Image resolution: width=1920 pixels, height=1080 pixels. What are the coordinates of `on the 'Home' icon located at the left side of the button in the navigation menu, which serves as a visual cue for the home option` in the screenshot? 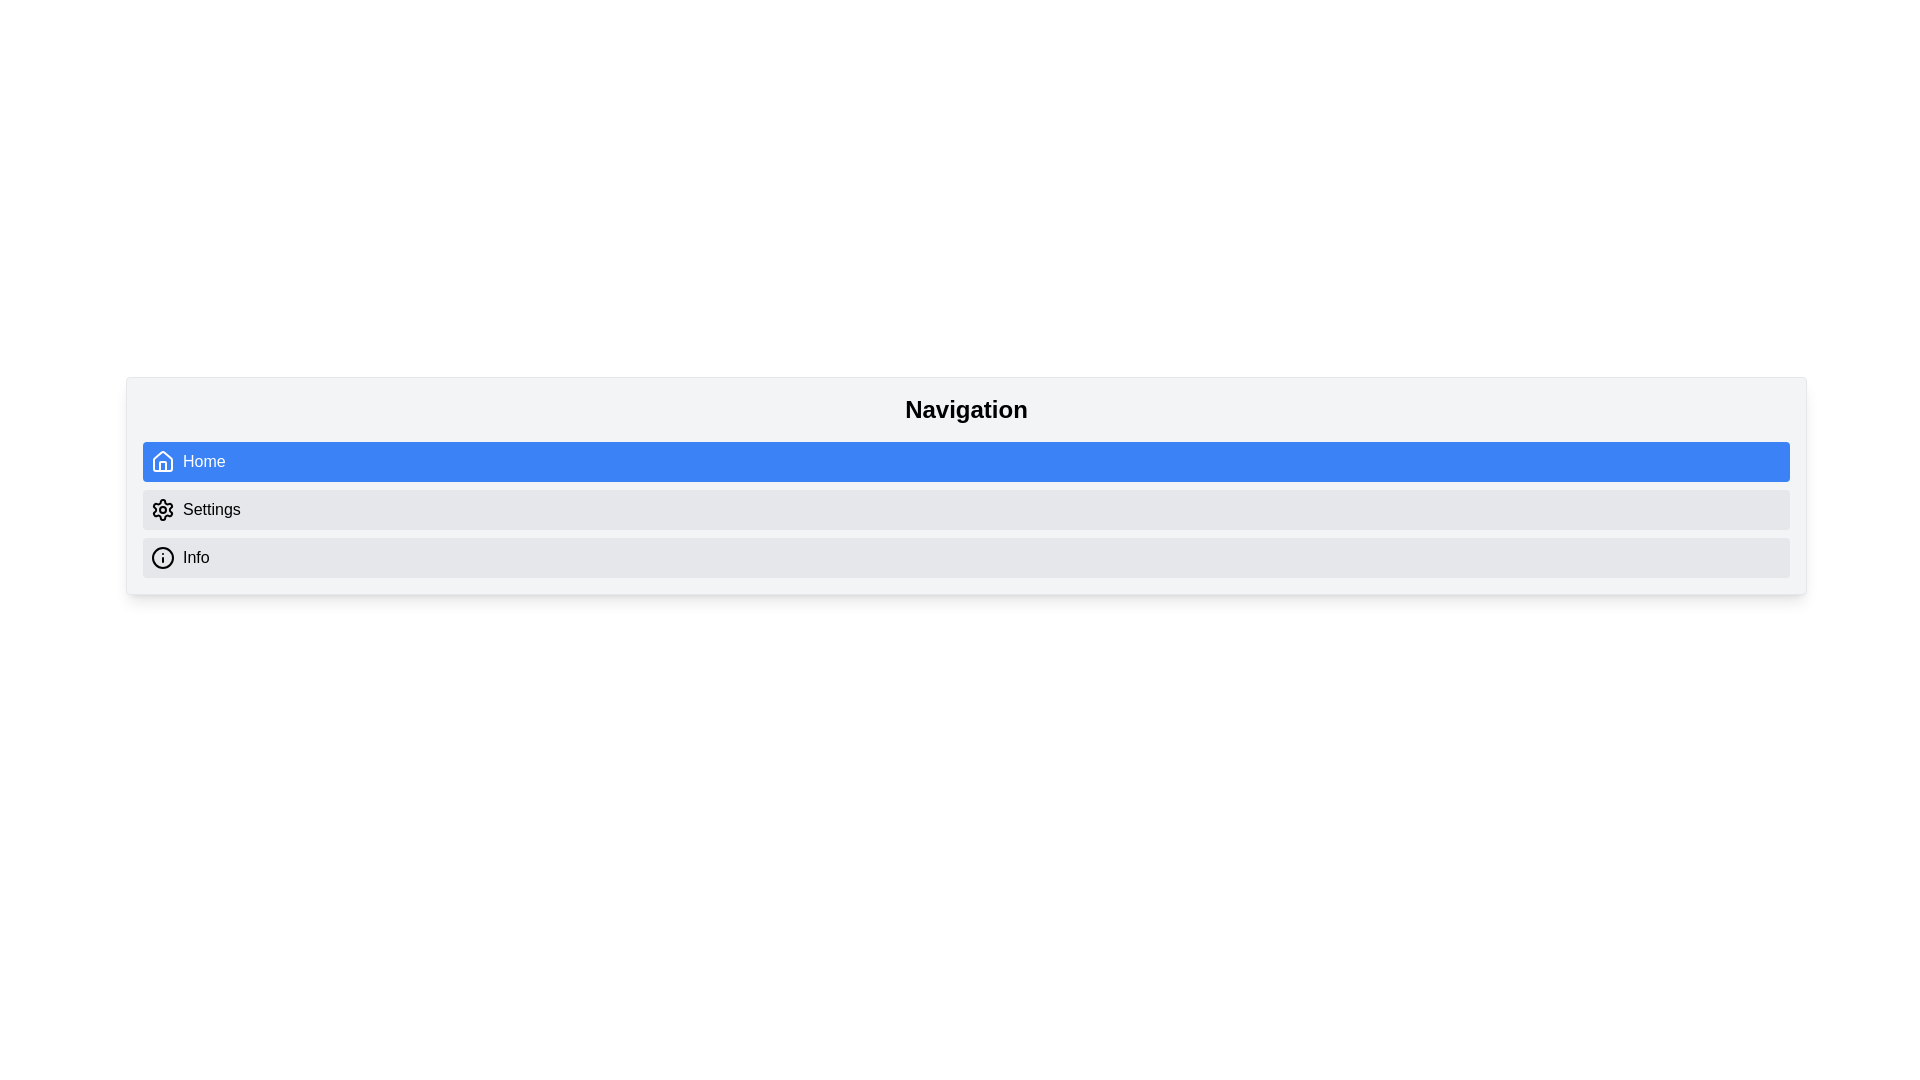 It's located at (163, 462).